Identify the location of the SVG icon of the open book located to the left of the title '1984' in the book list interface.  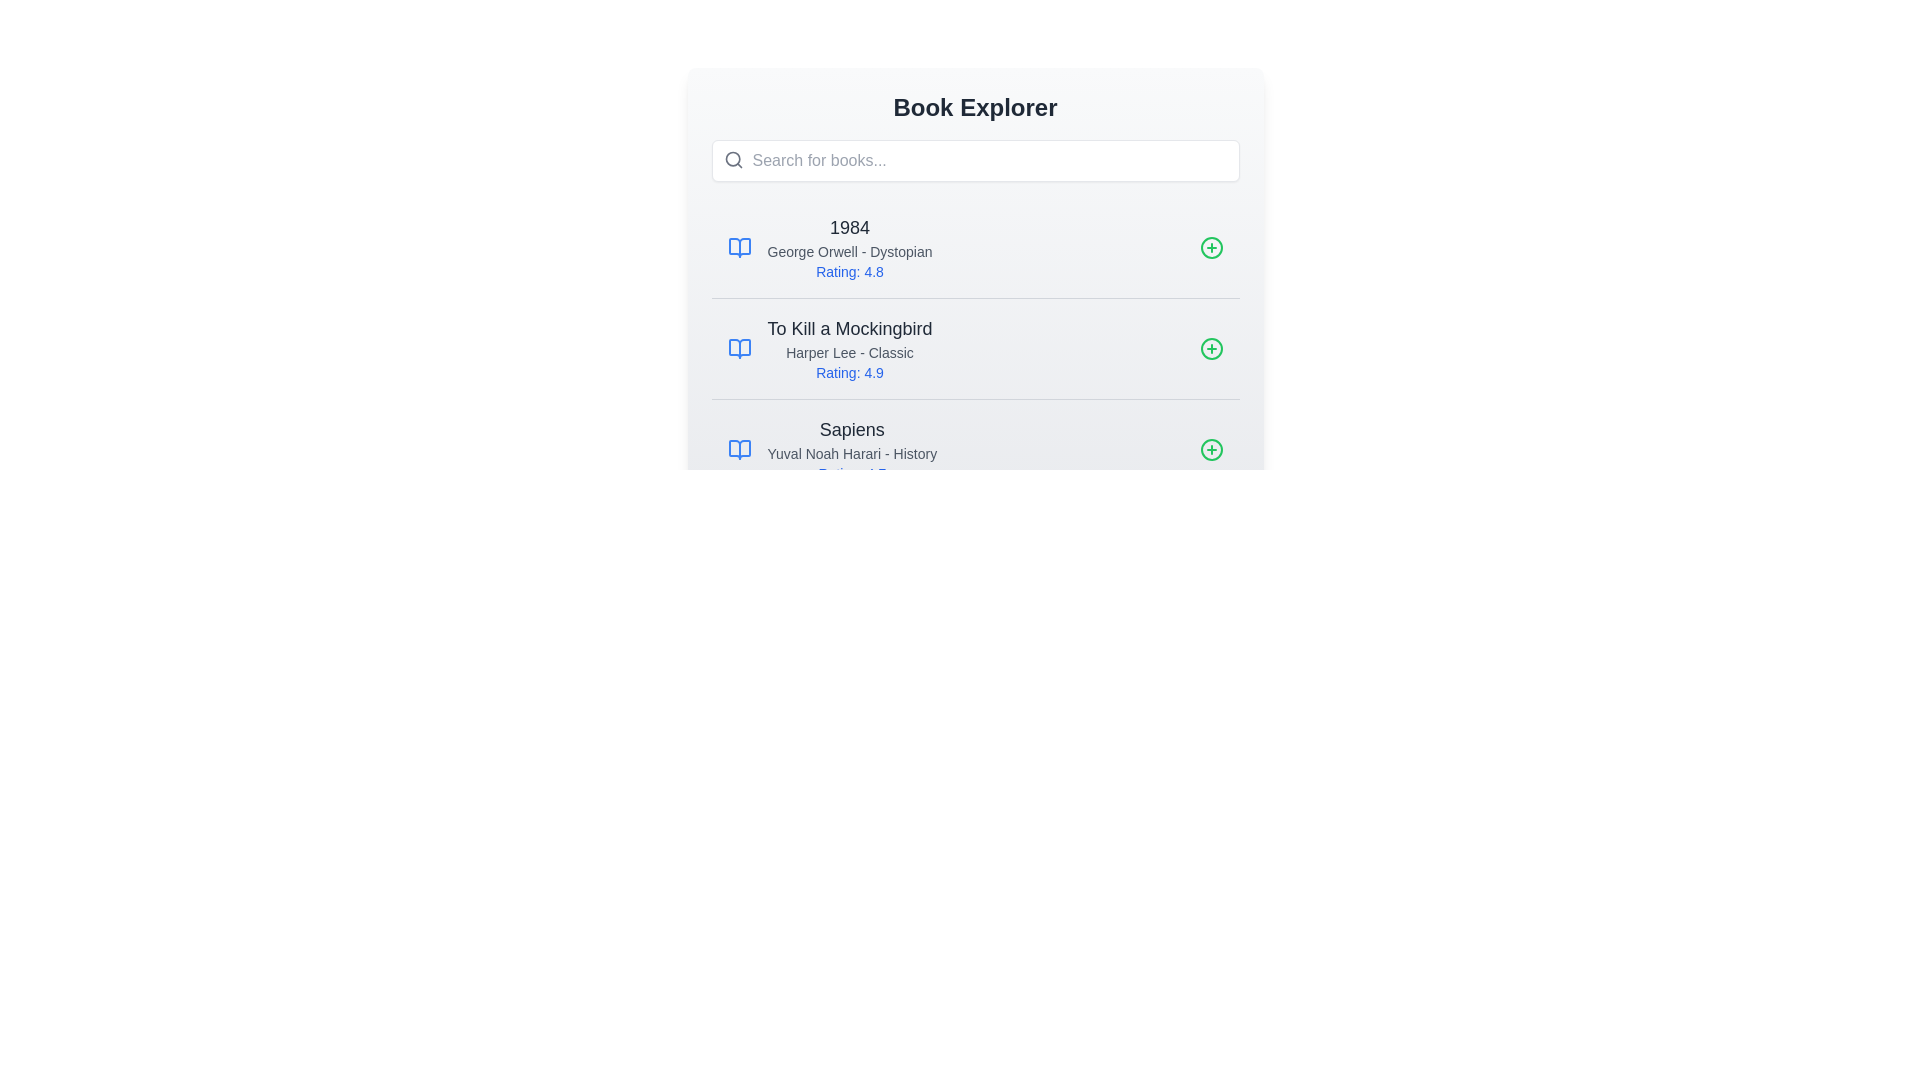
(738, 246).